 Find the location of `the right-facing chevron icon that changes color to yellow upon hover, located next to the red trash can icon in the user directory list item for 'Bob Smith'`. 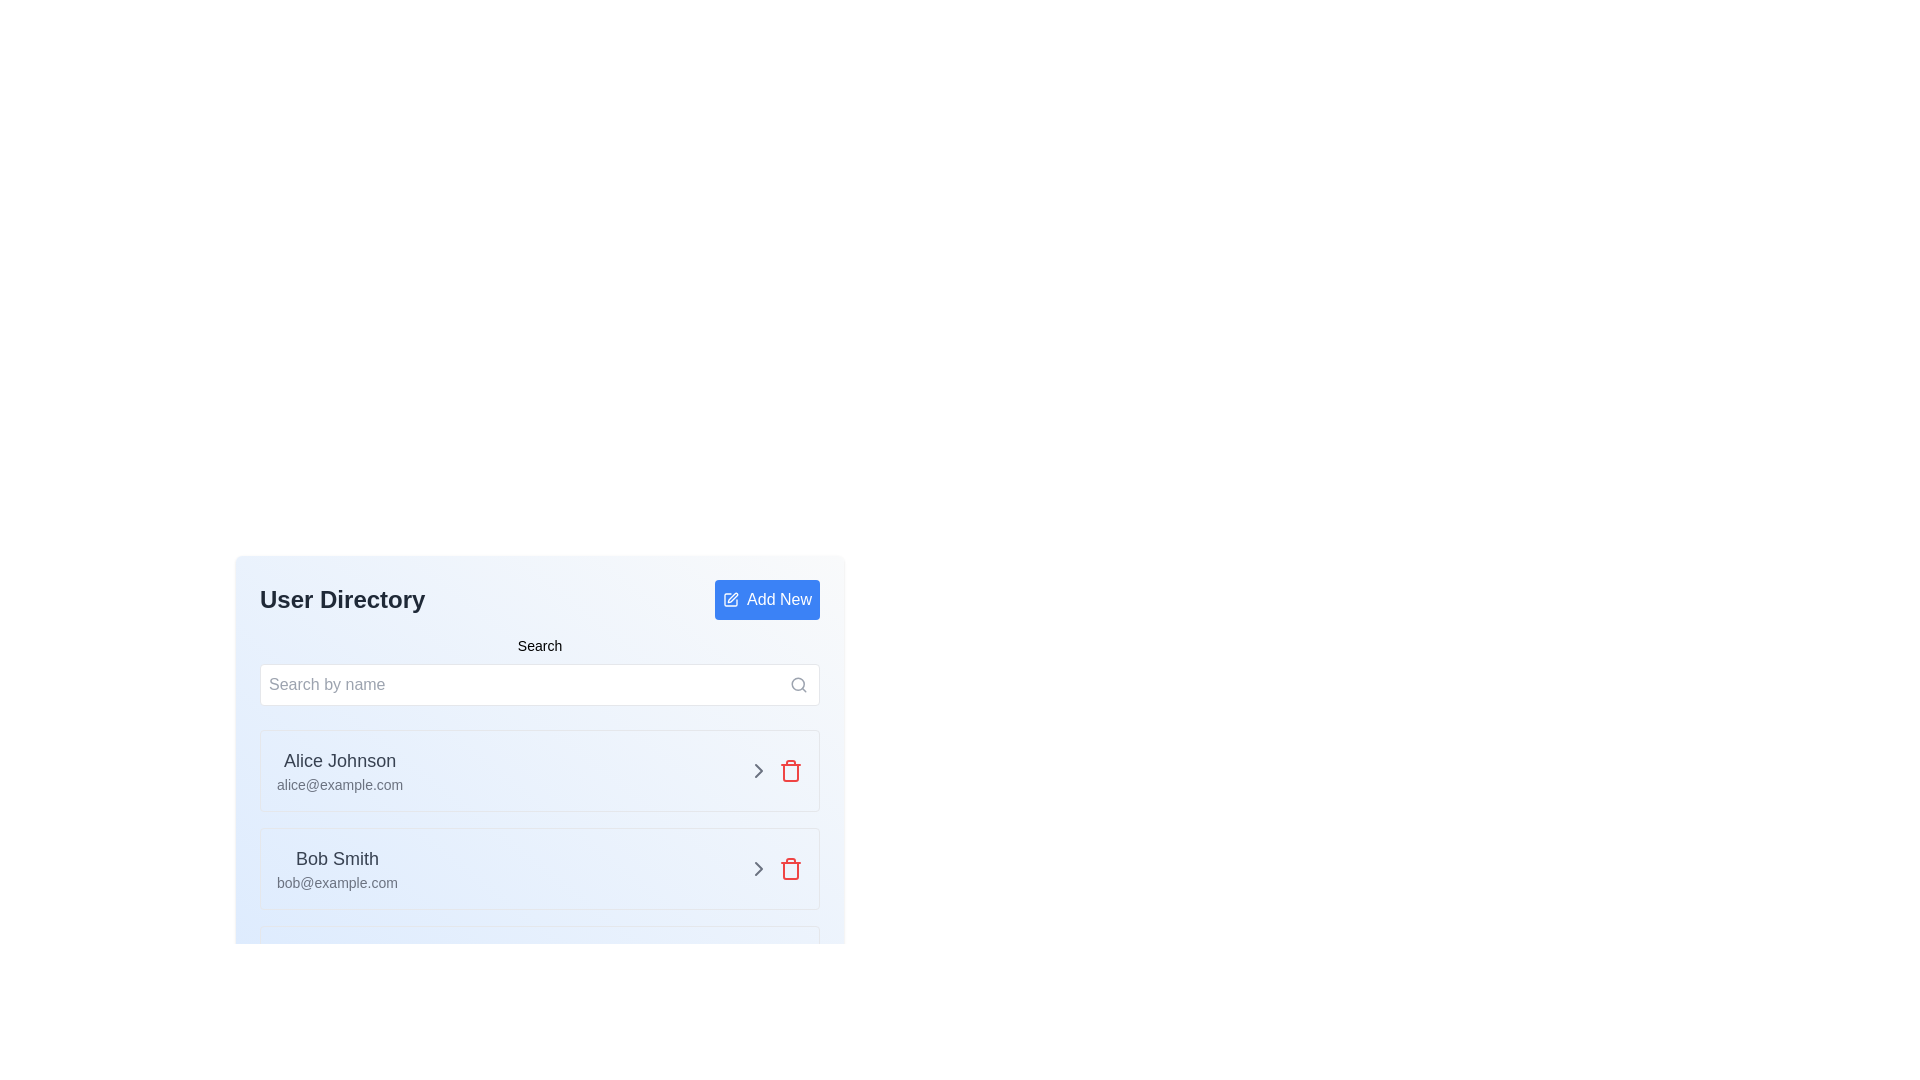

the right-facing chevron icon that changes color to yellow upon hover, located next to the red trash can icon in the user directory list item for 'Bob Smith' is located at coordinates (757, 867).